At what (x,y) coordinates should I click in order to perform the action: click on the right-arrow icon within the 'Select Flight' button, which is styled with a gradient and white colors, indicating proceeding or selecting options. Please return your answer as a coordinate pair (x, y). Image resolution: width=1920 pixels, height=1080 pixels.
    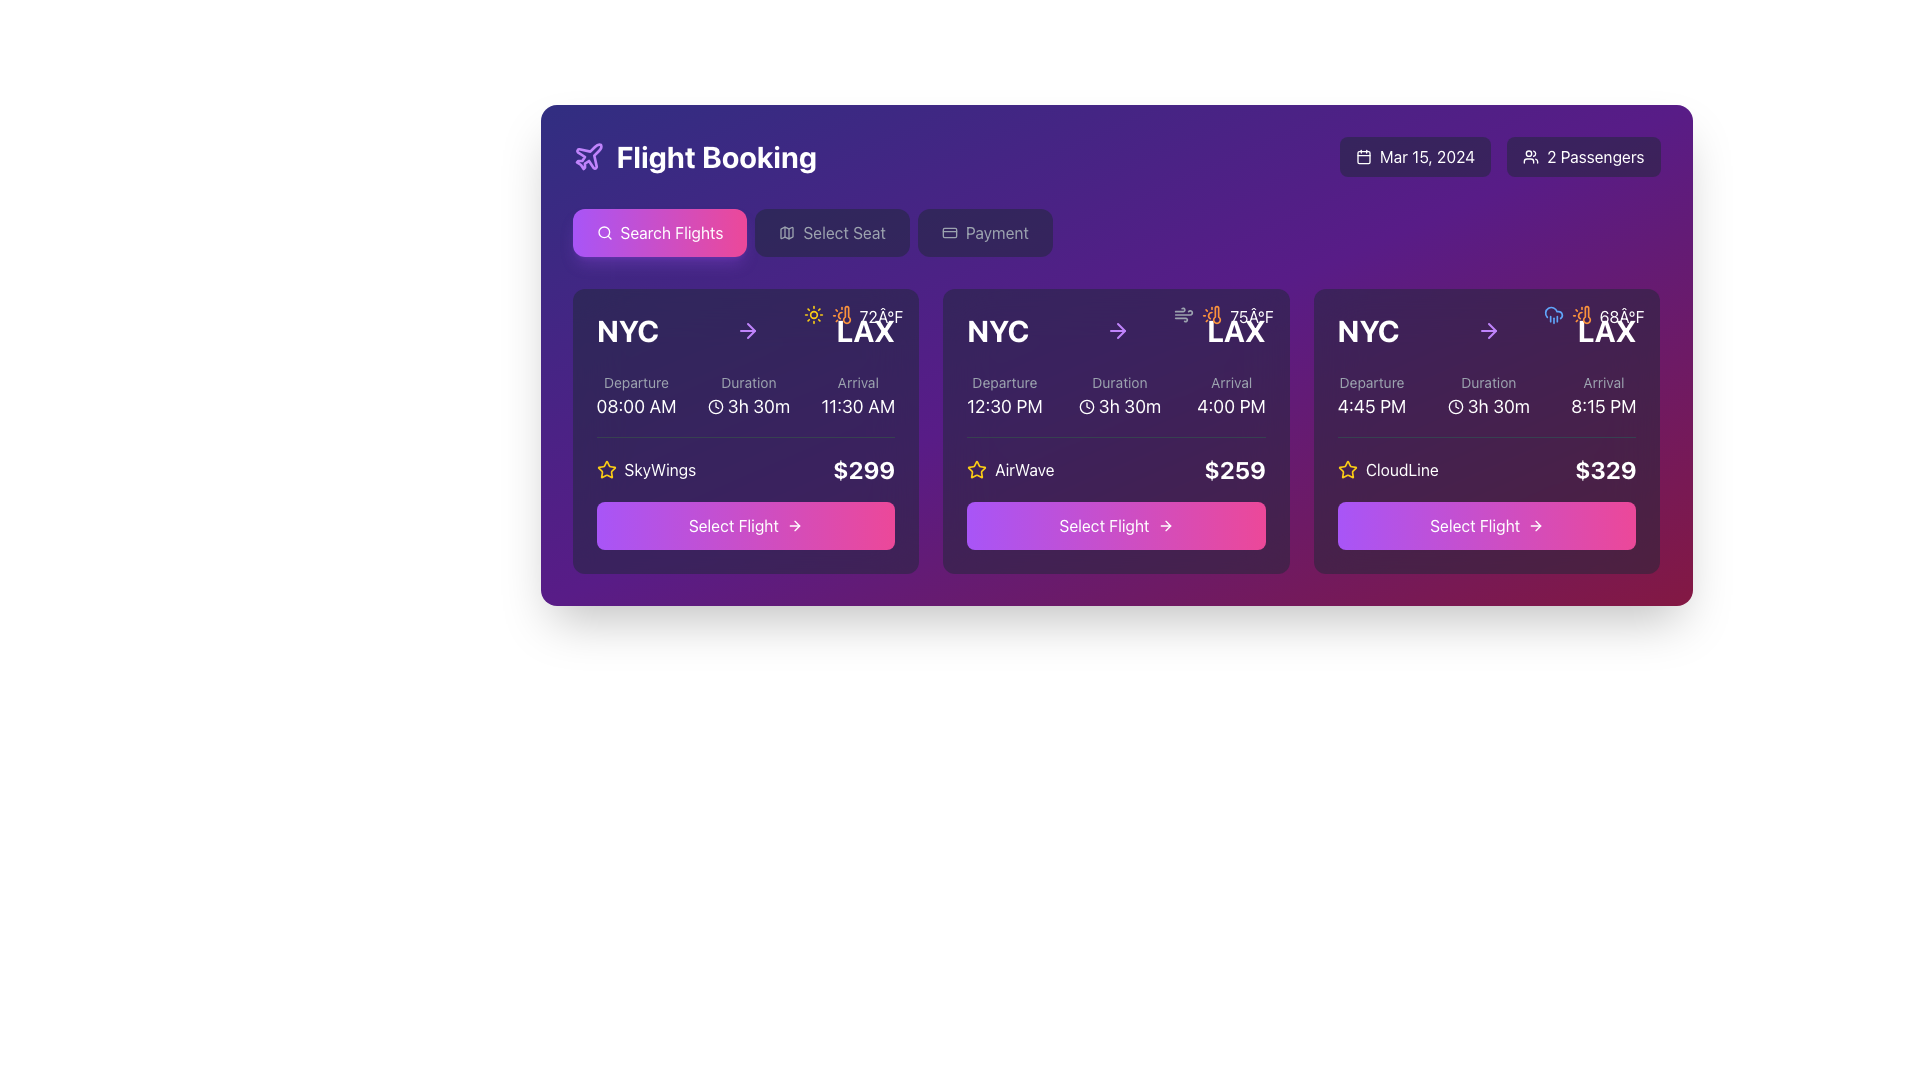
    Looking at the image, I should click on (1535, 524).